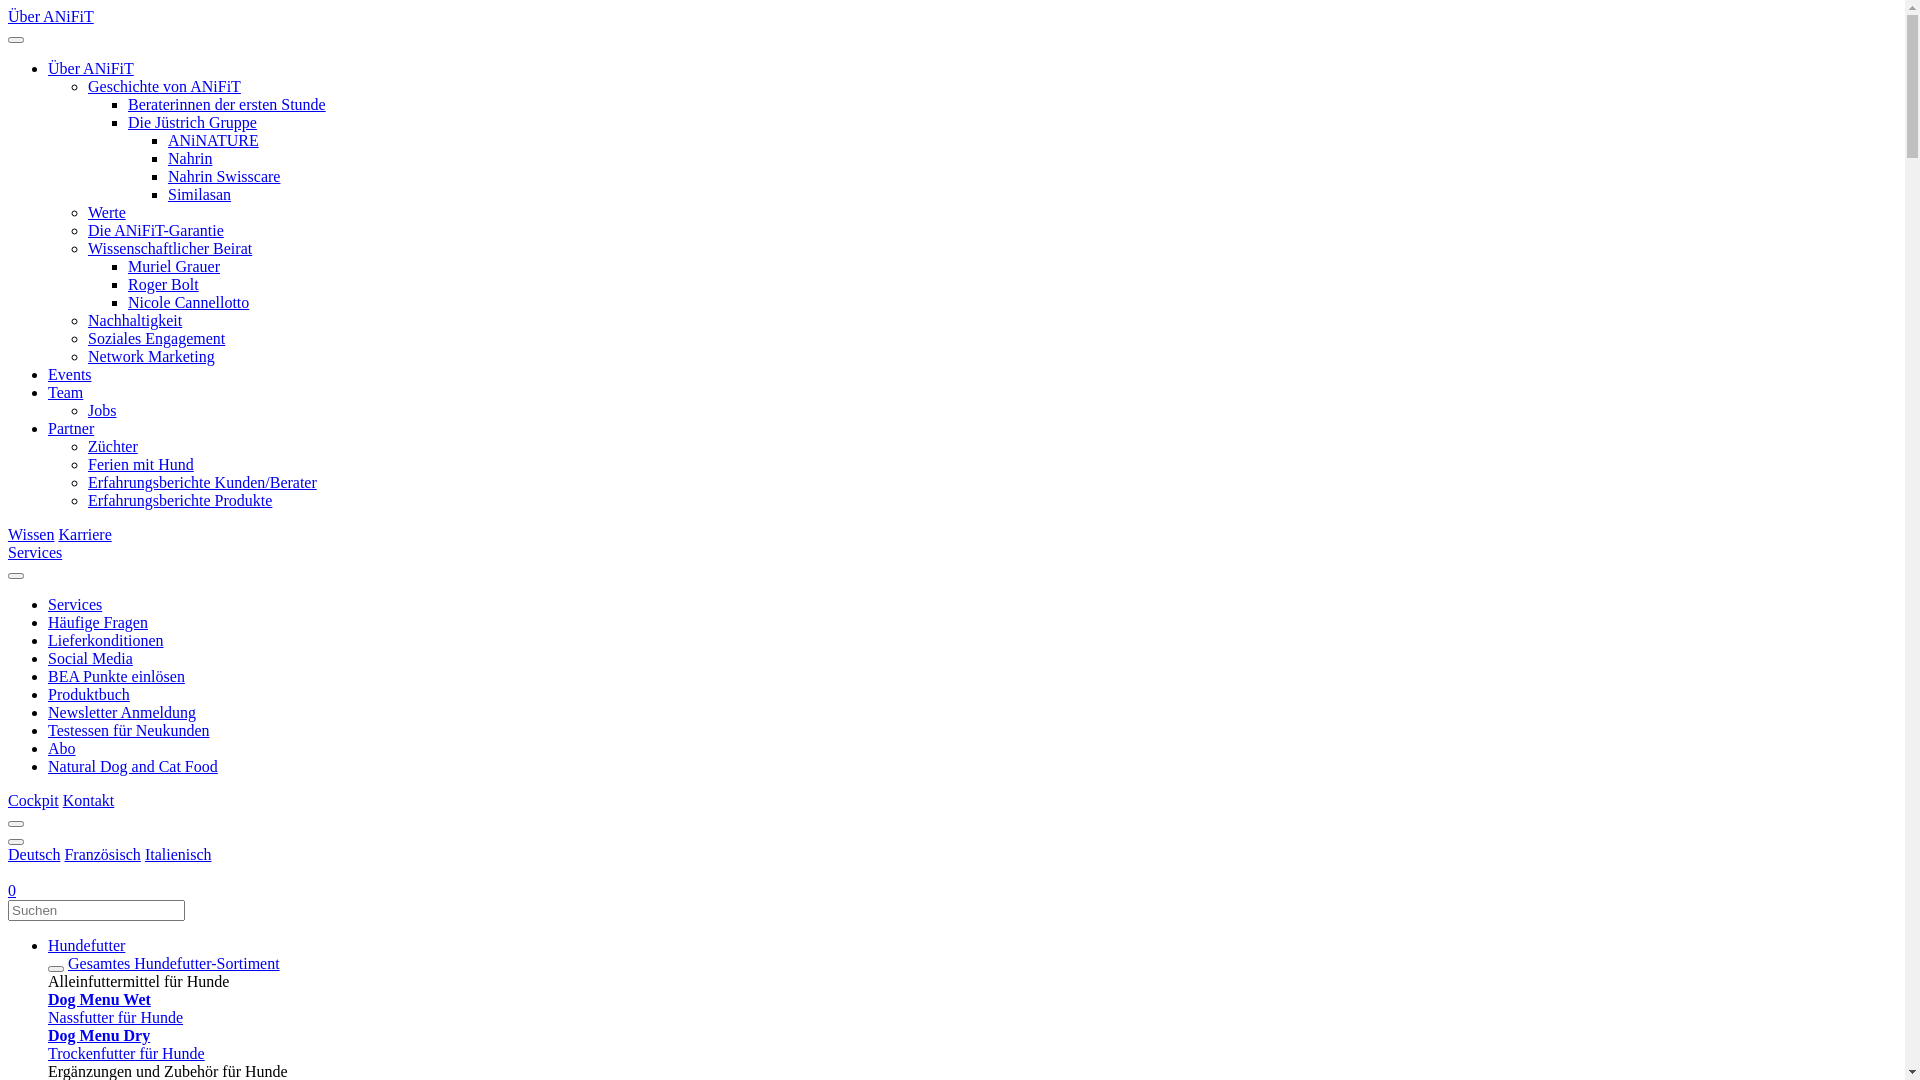 The width and height of the screenshot is (1920, 1080). I want to click on 'Erfahrungsberichte Produkte', so click(180, 499).